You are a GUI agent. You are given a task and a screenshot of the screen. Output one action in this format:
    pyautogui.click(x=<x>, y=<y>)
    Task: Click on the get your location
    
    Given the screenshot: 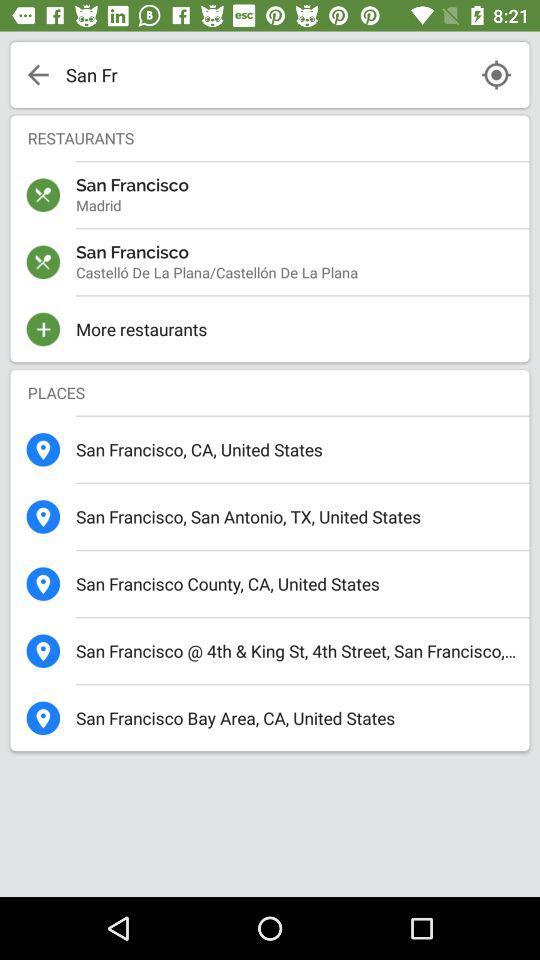 What is the action you would take?
    pyautogui.click(x=495, y=74)
    